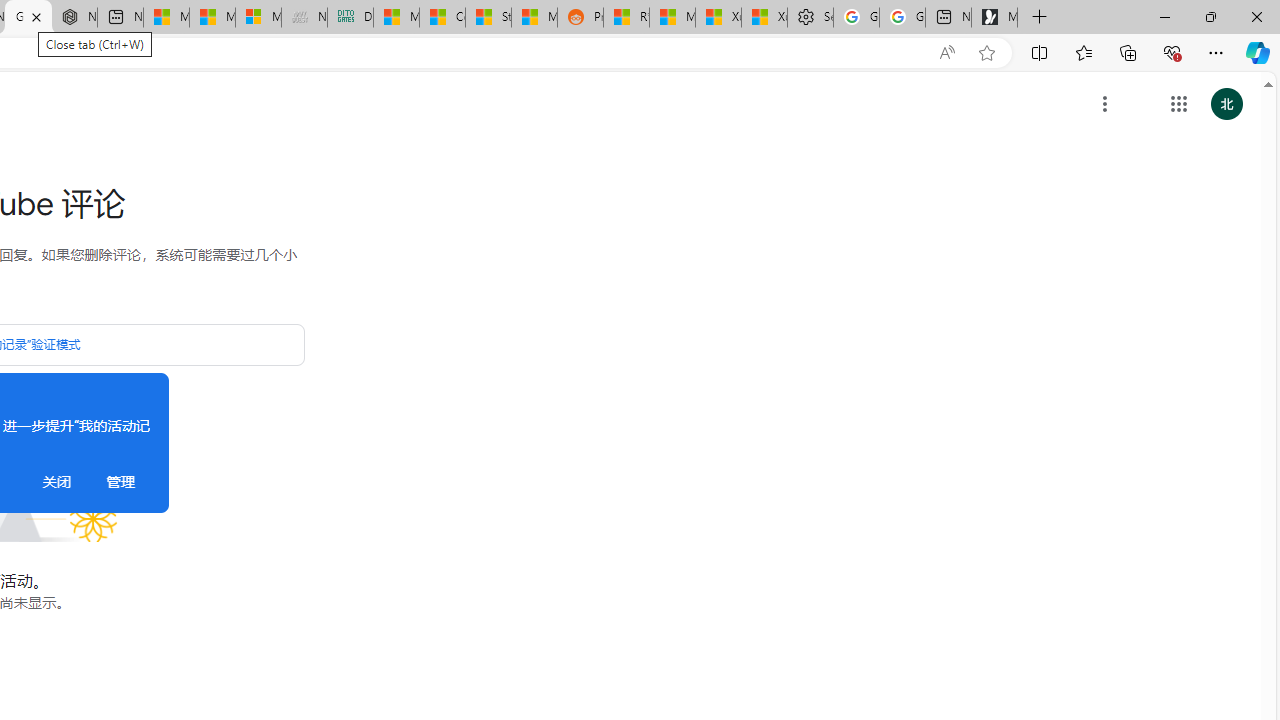 This screenshot has height=720, width=1280. Describe the element at coordinates (488, 17) in the screenshot. I see `'Stocks - MSN'` at that location.